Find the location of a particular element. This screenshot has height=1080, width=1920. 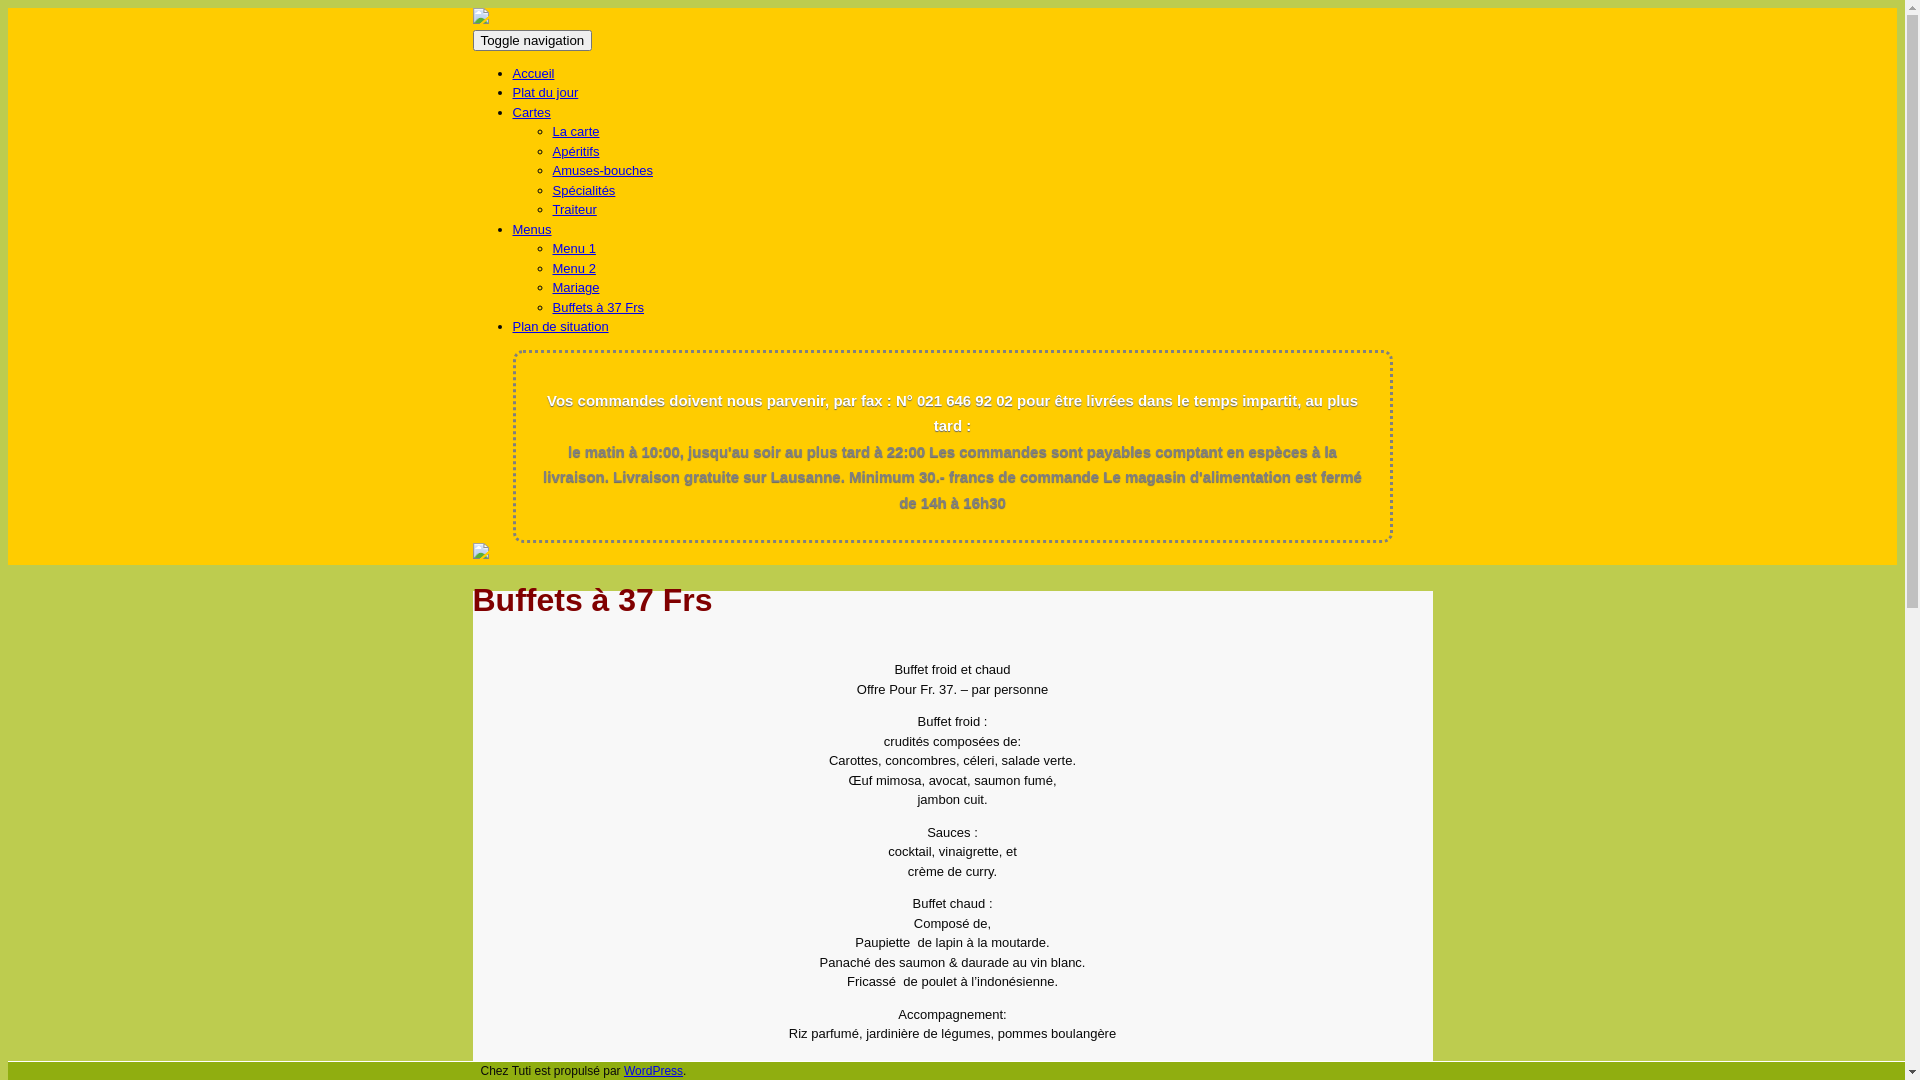

'Plat du jour' is located at coordinates (512, 92).